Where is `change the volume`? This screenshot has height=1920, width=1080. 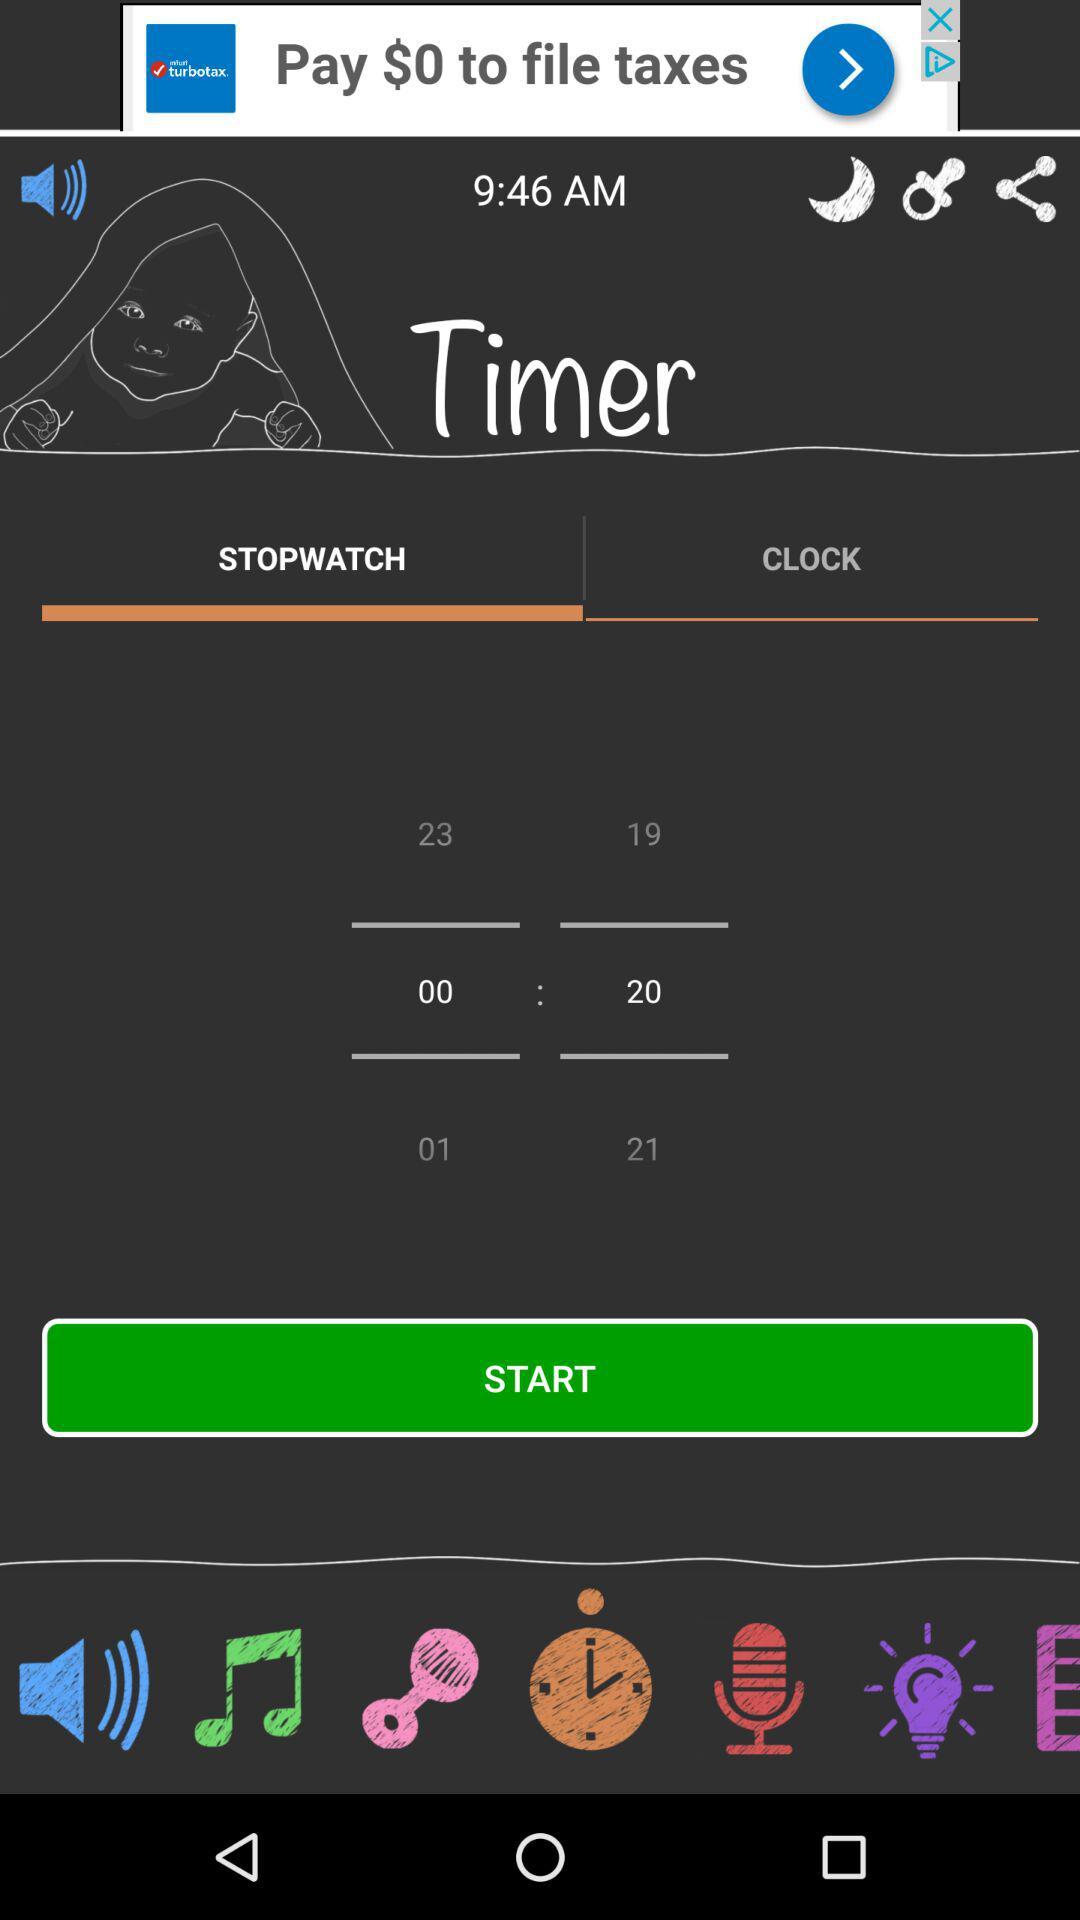 change the volume is located at coordinates (53, 188).